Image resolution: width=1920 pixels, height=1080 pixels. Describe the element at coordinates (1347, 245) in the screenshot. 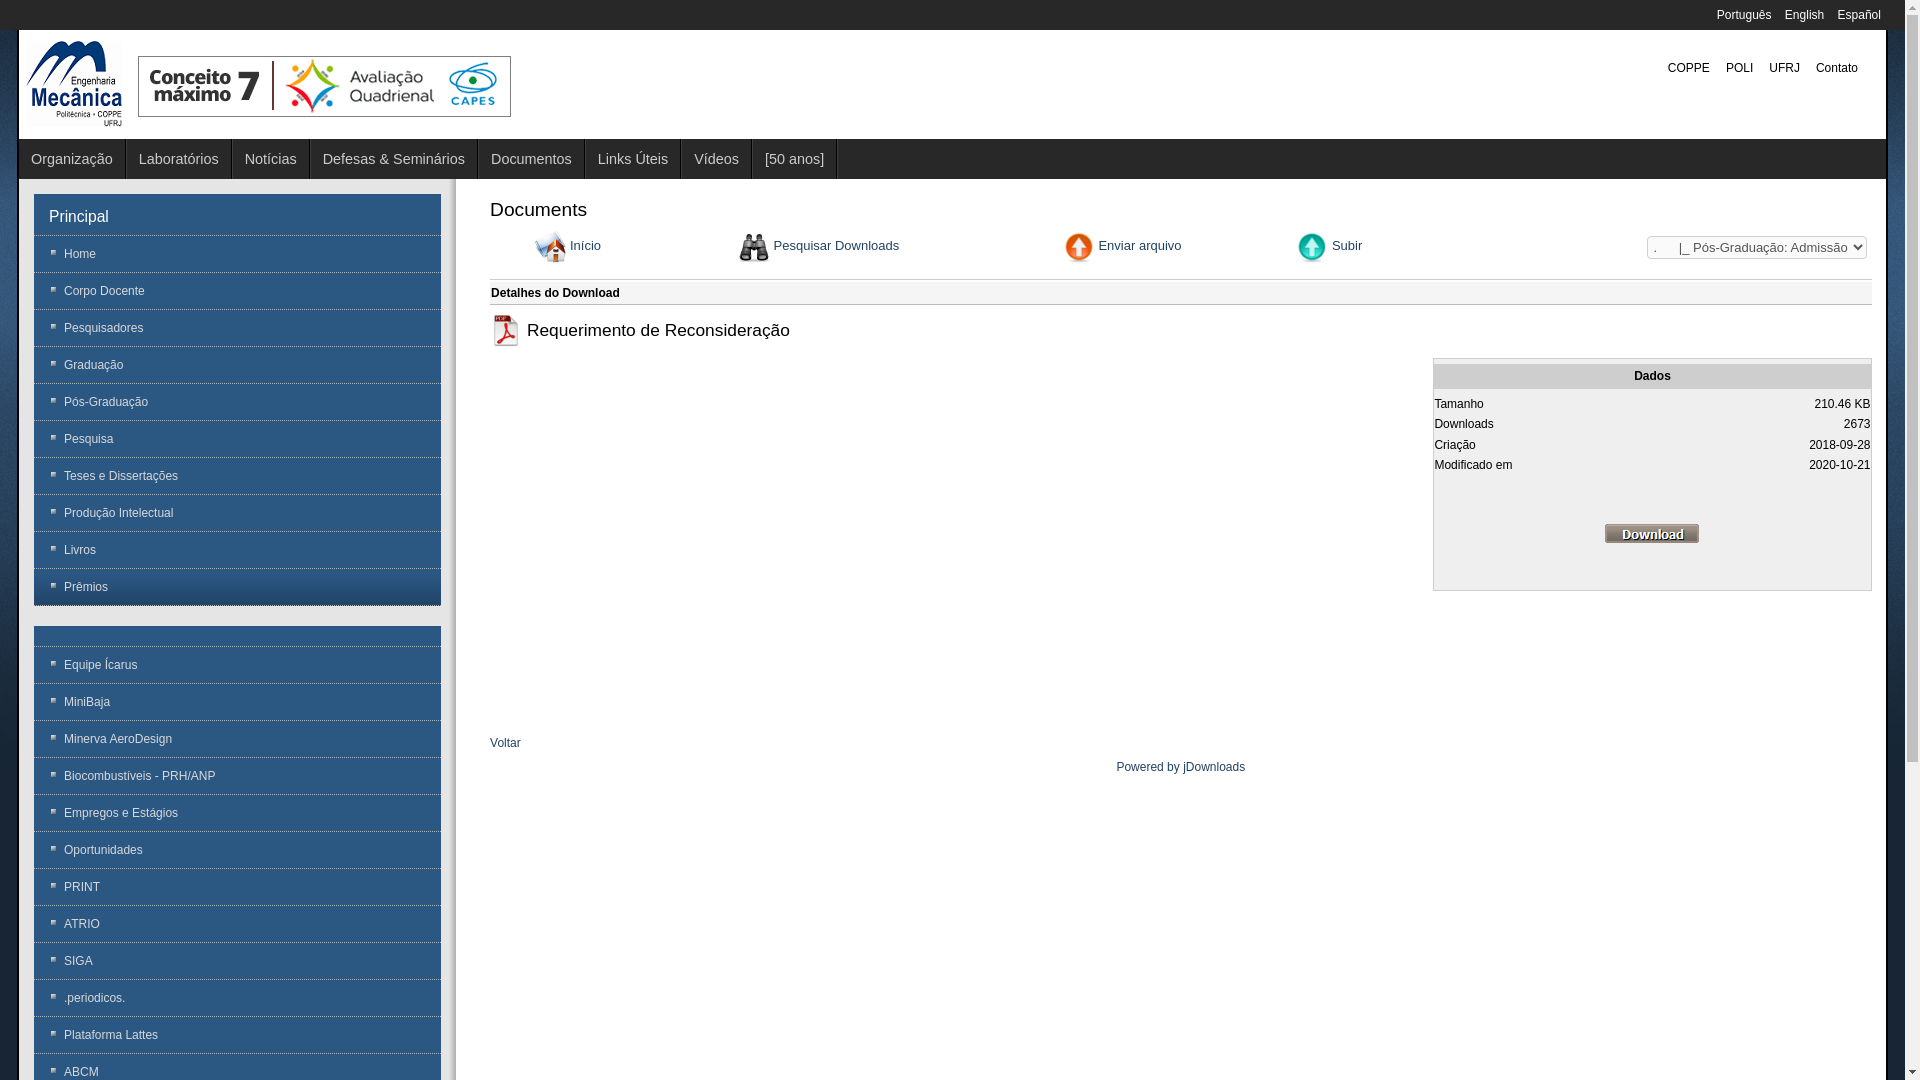

I see `'Subir'` at that location.